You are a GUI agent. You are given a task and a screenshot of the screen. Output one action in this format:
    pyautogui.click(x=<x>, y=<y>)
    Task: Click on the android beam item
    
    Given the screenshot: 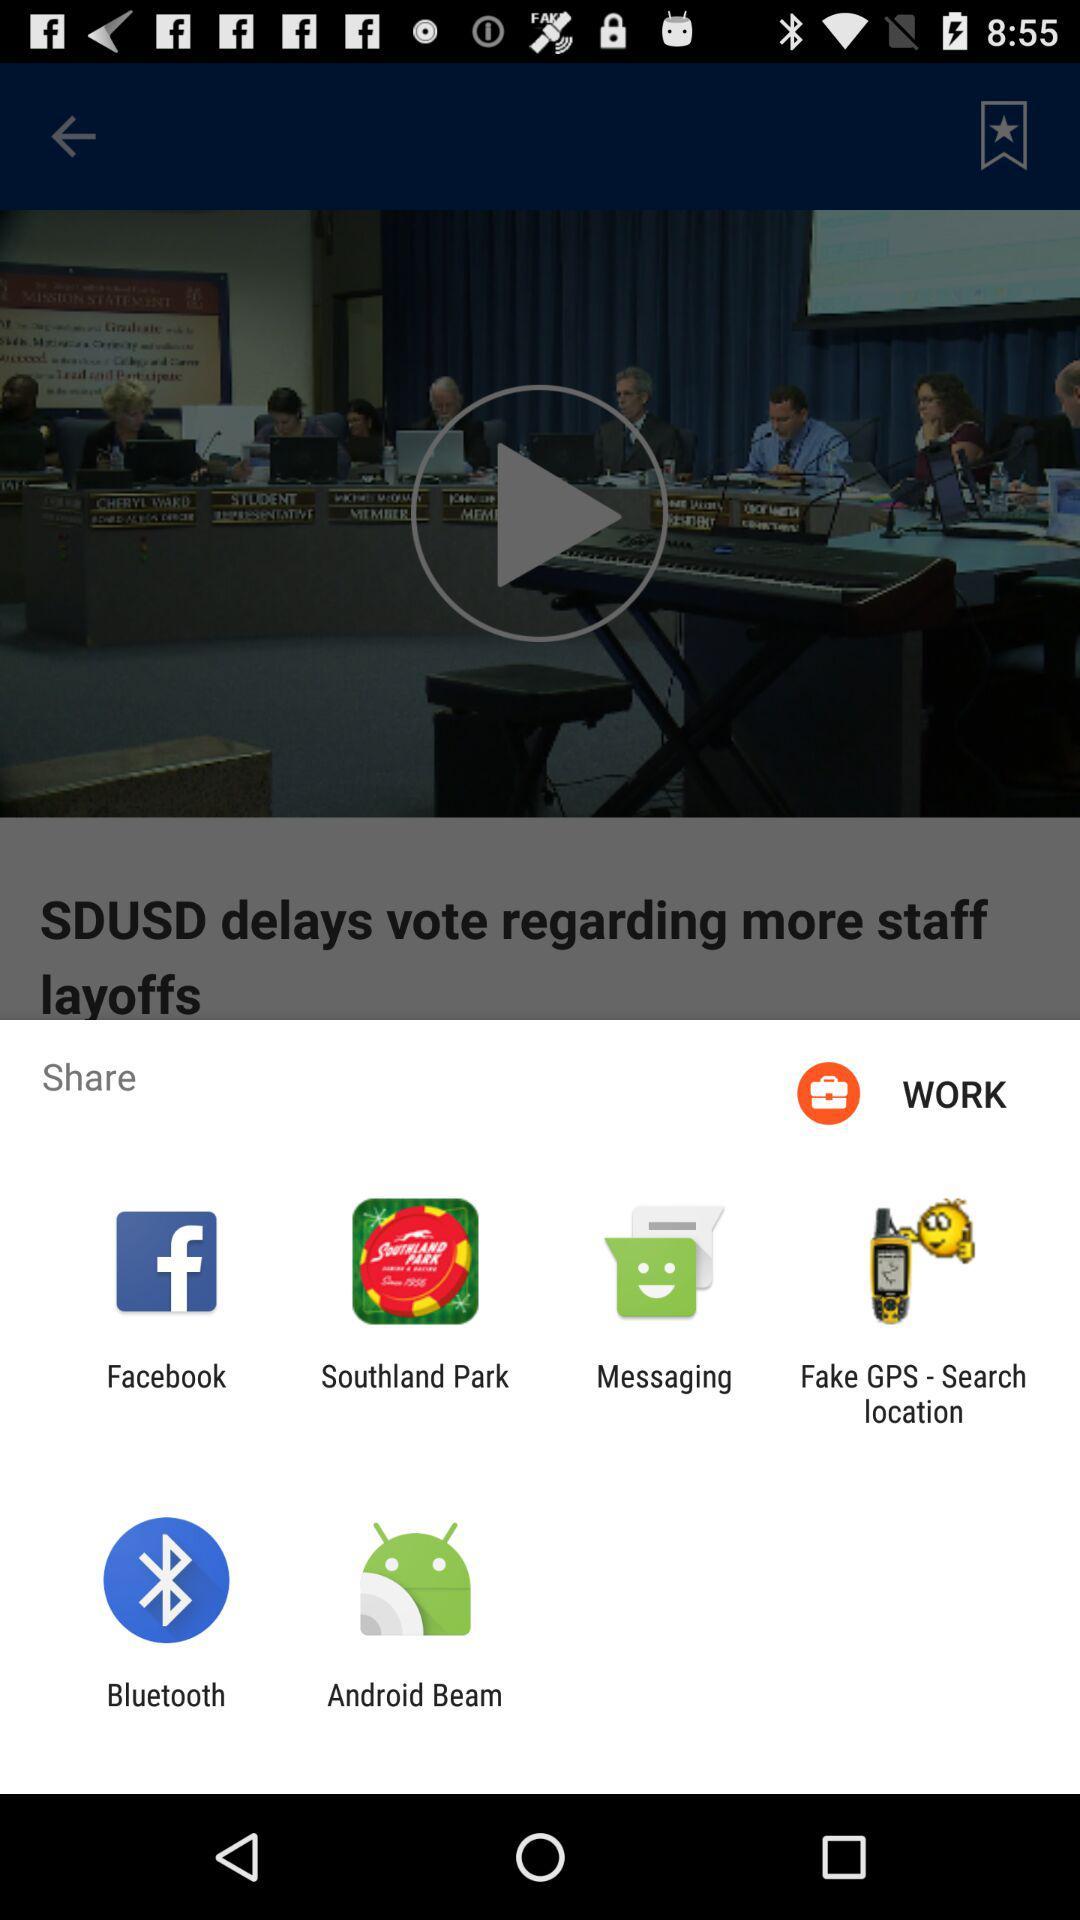 What is the action you would take?
    pyautogui.click(x=414, y=1711)
    